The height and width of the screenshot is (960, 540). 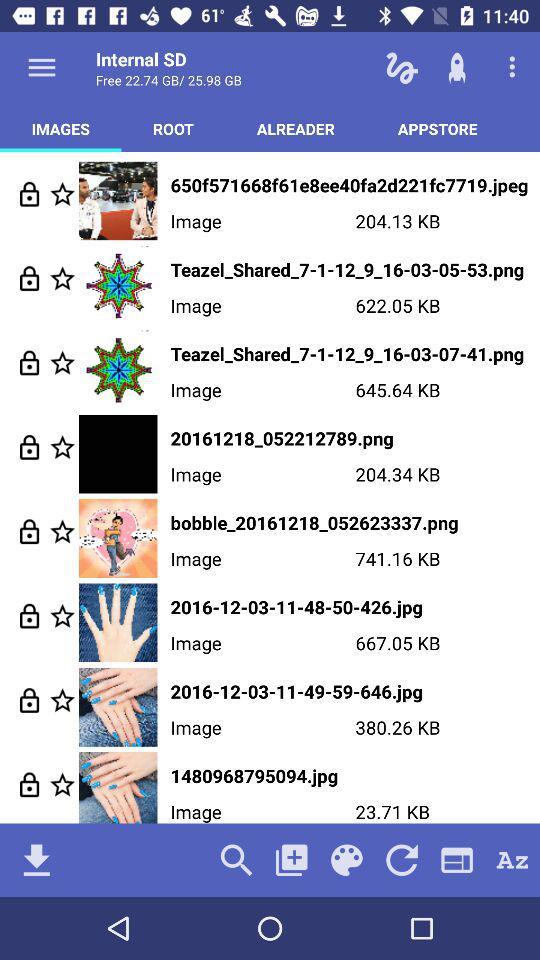 I want to click on highlight the option, so click(x=62, y=530).